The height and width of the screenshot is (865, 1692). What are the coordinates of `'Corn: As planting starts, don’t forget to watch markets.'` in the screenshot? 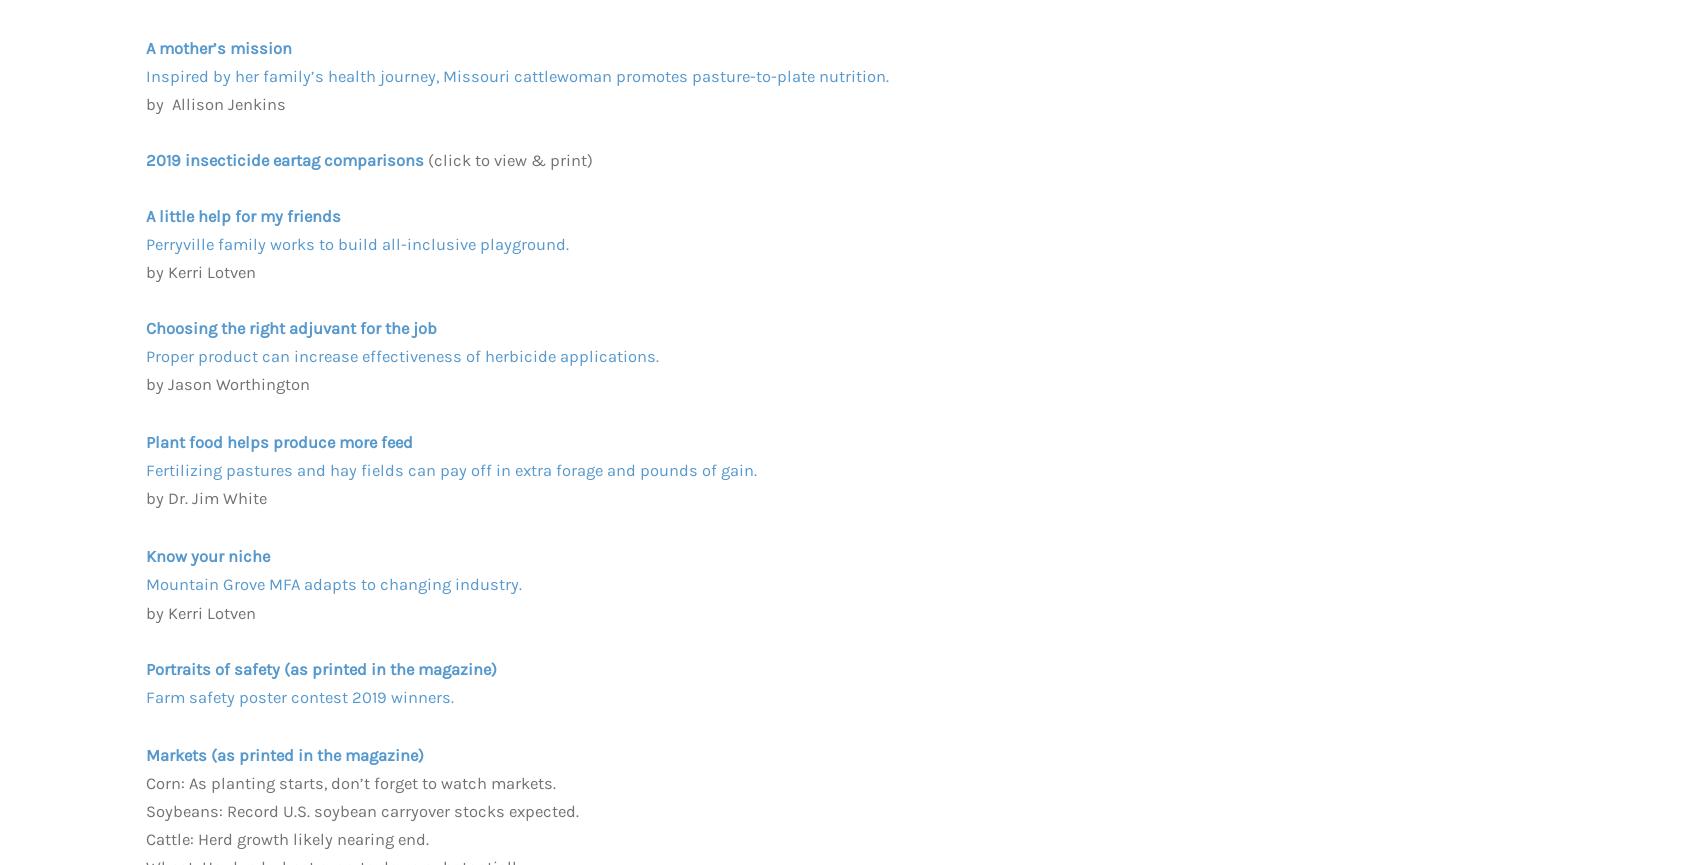 It's located at (349, 781).